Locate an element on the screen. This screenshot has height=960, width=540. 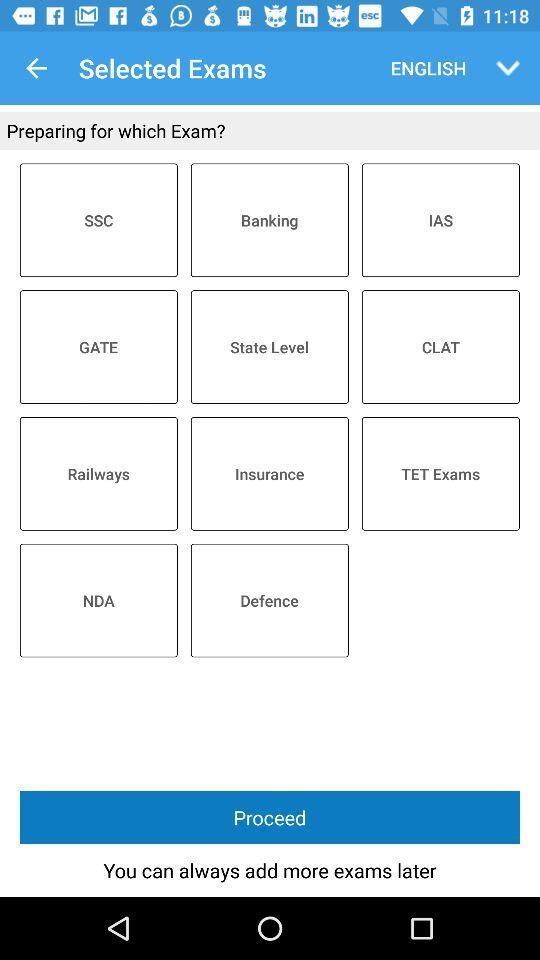
the drop down button beside english is located at coordinates (508, 68).